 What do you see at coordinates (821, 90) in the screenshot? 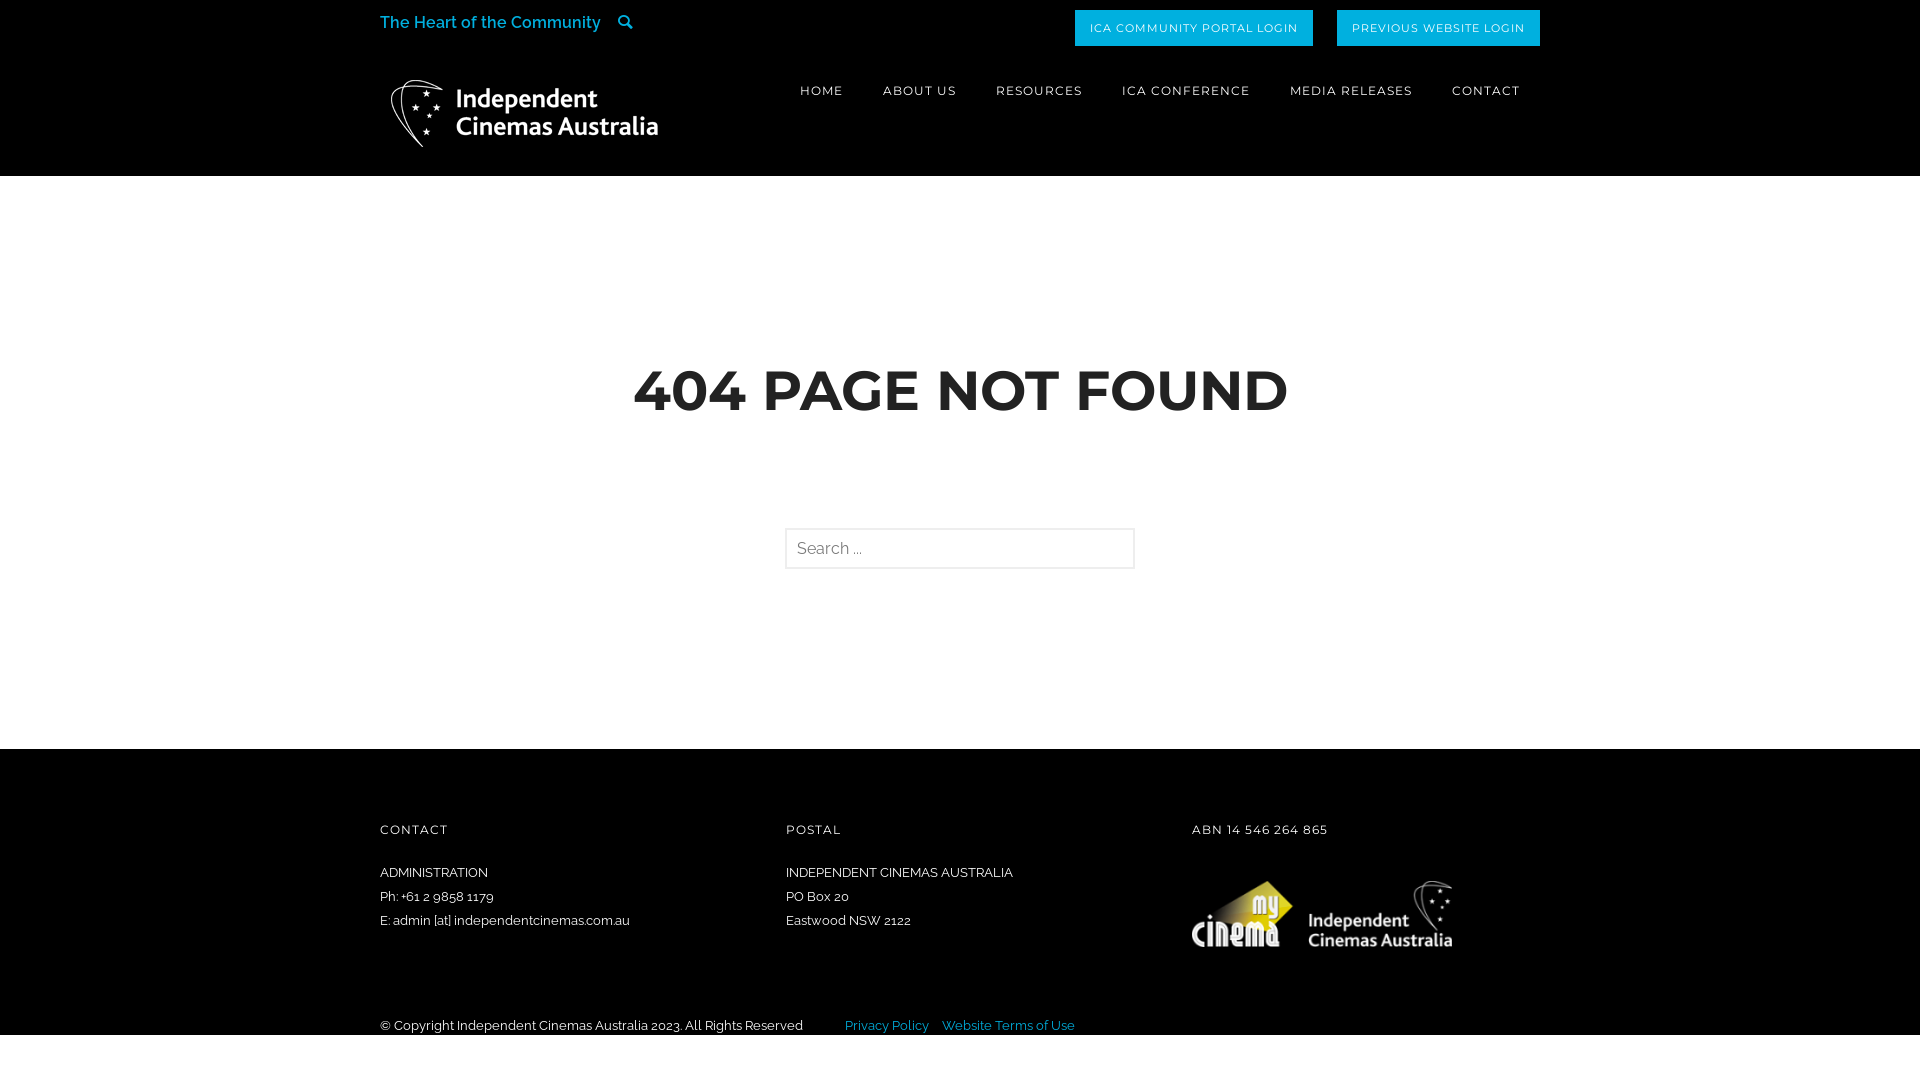
I see `'HOME'` at bounding box center [821, 90].